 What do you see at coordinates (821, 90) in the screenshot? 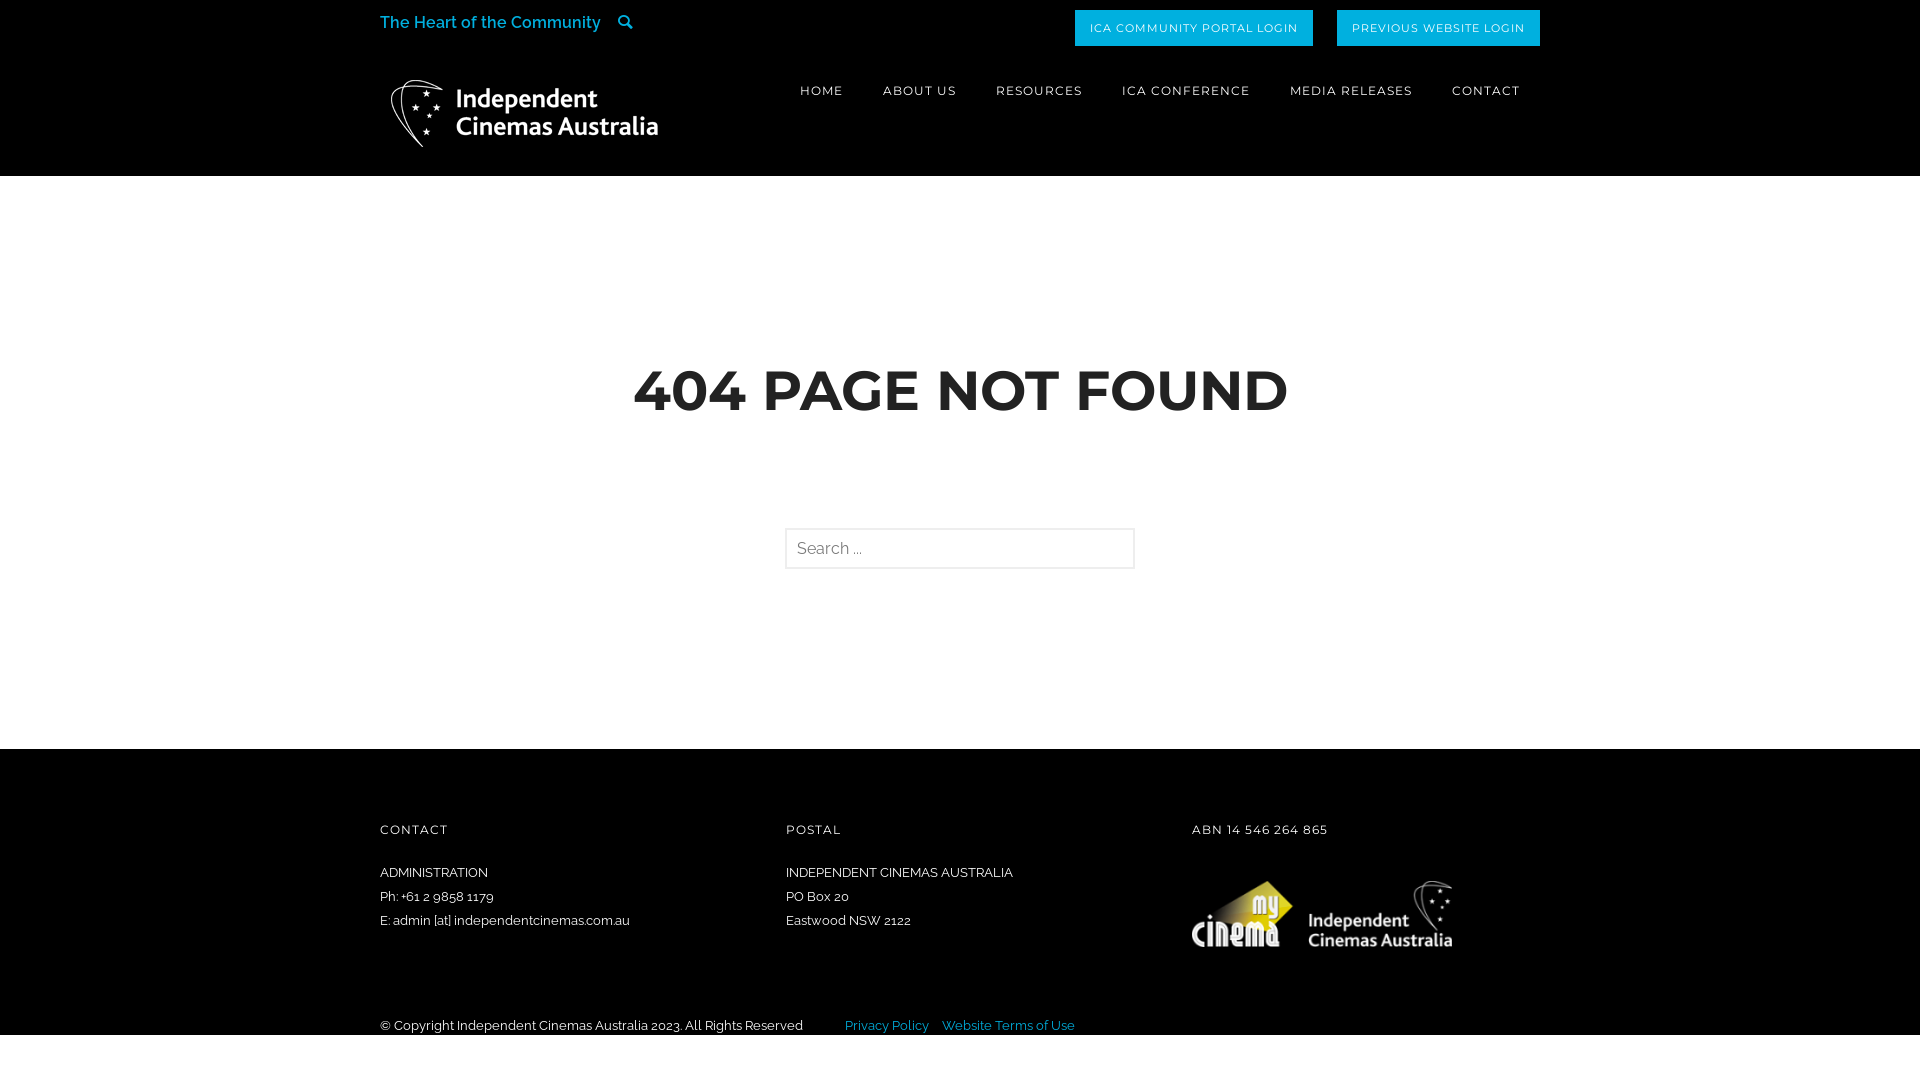
I see `'HOME'` at bounding box center [821, 90].